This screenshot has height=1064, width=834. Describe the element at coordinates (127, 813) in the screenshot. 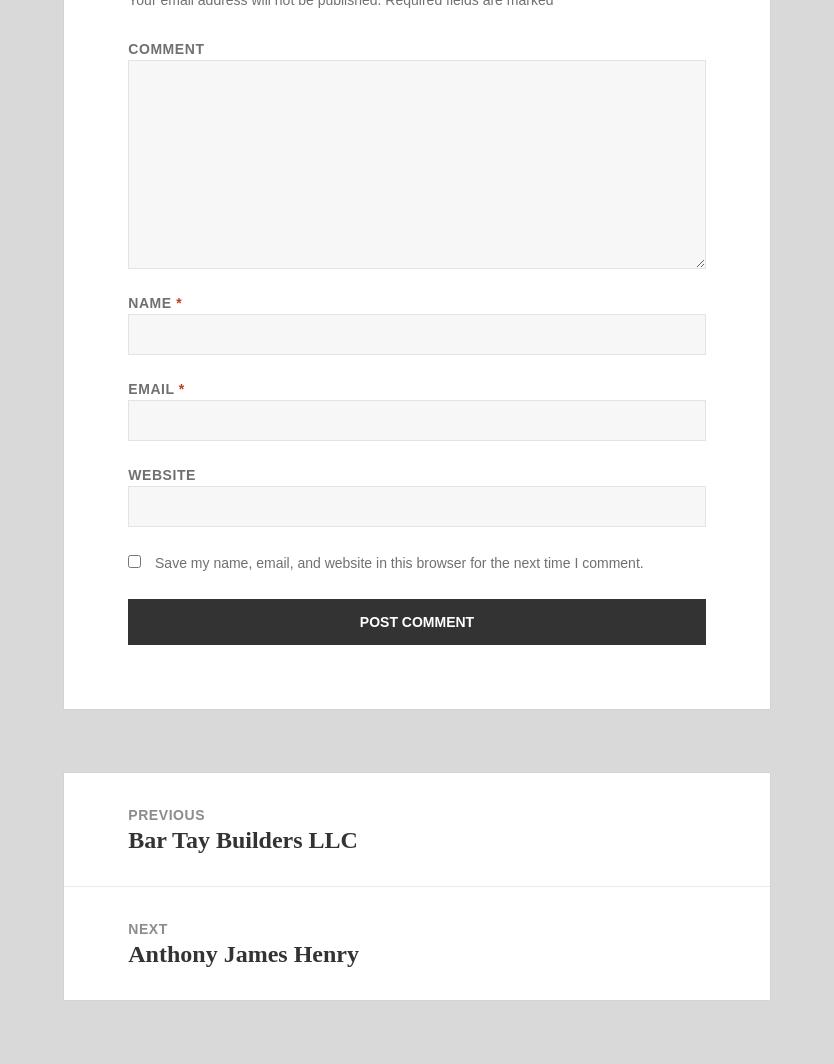

I see `'Previous'` at that location.